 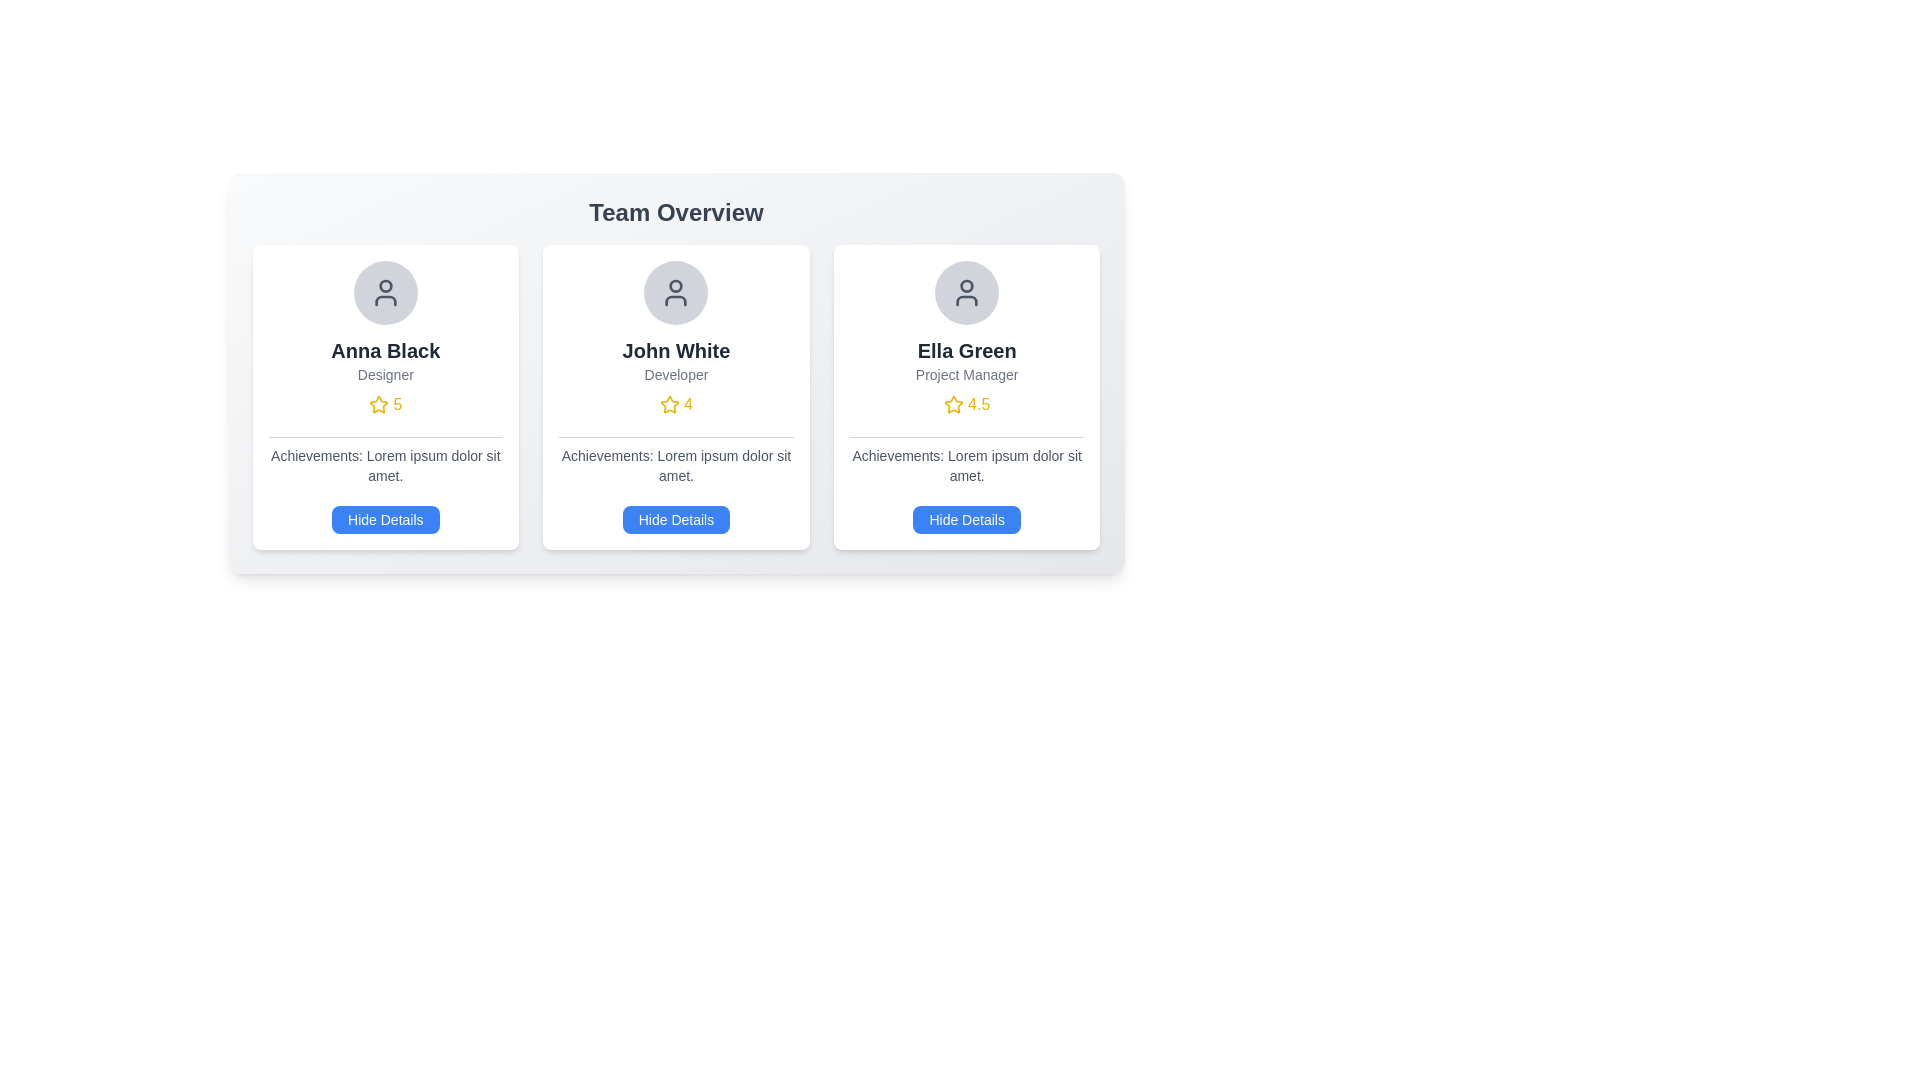 What do you see at coordinates (676, 461) in the screenshot?
I see `the 'Achievements:' text label, which is styled with a small font size in light gray color and is located on the middle card above the 'Hide Details' button` at bounding box center [676, 461].